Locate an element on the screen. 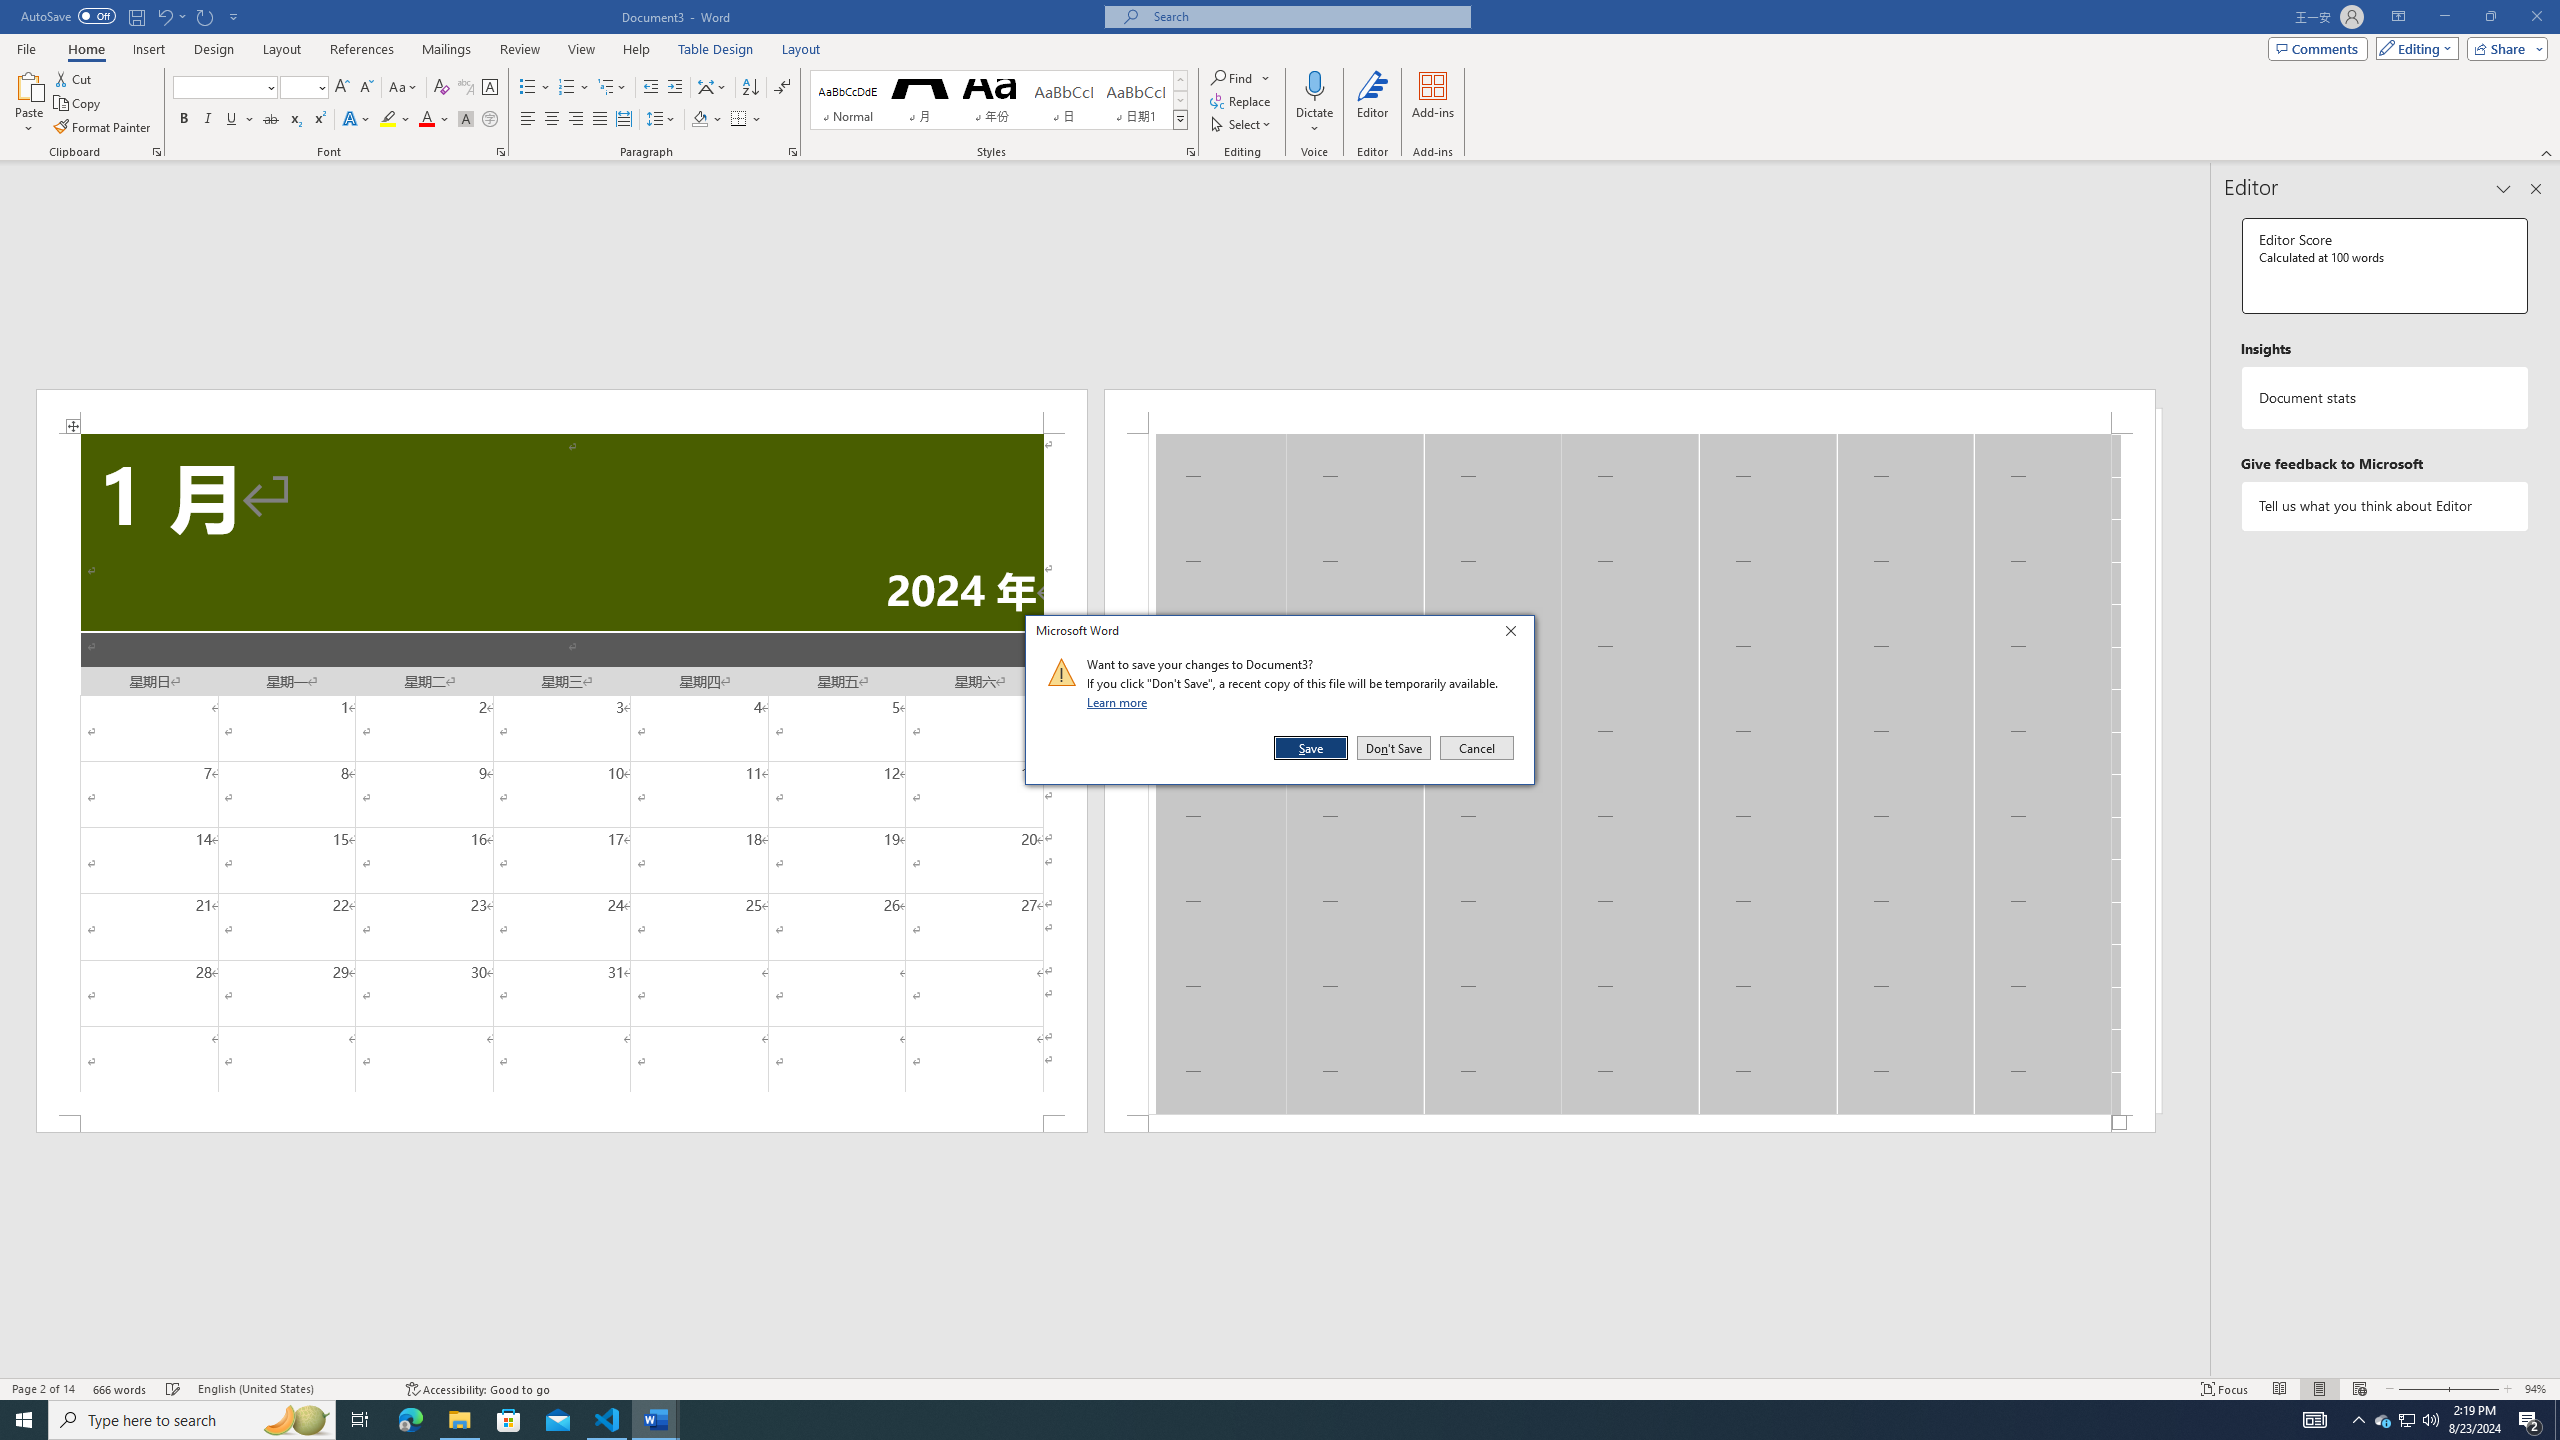 This screenshot has width=2560, height=1440. 'Show/Hide Editing Marks' is located at coordinates (782, 87).